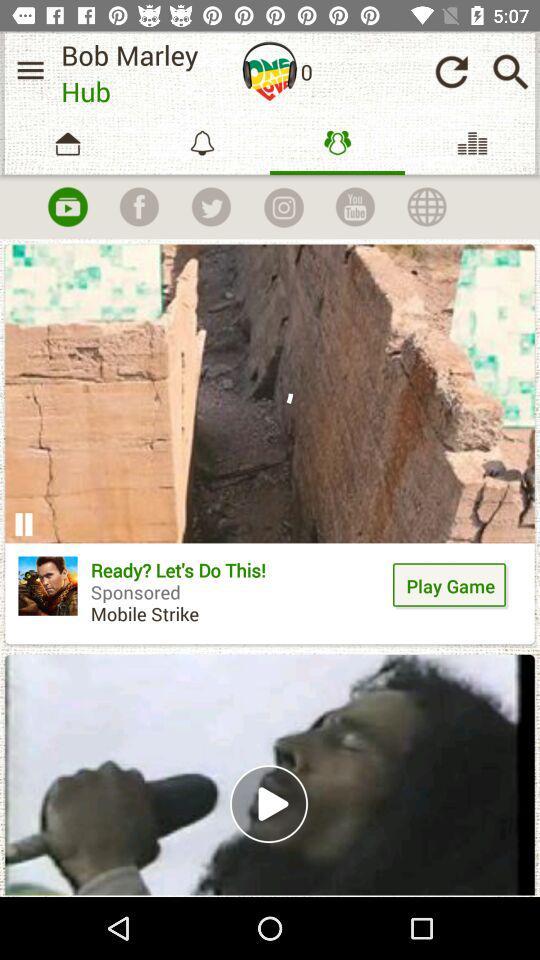 The height and width of the screenshot is (960, 540). What do you see at coordinates (282, 207) in the screenshot?
I see `the photo icon` at bounding box center [282, 207].